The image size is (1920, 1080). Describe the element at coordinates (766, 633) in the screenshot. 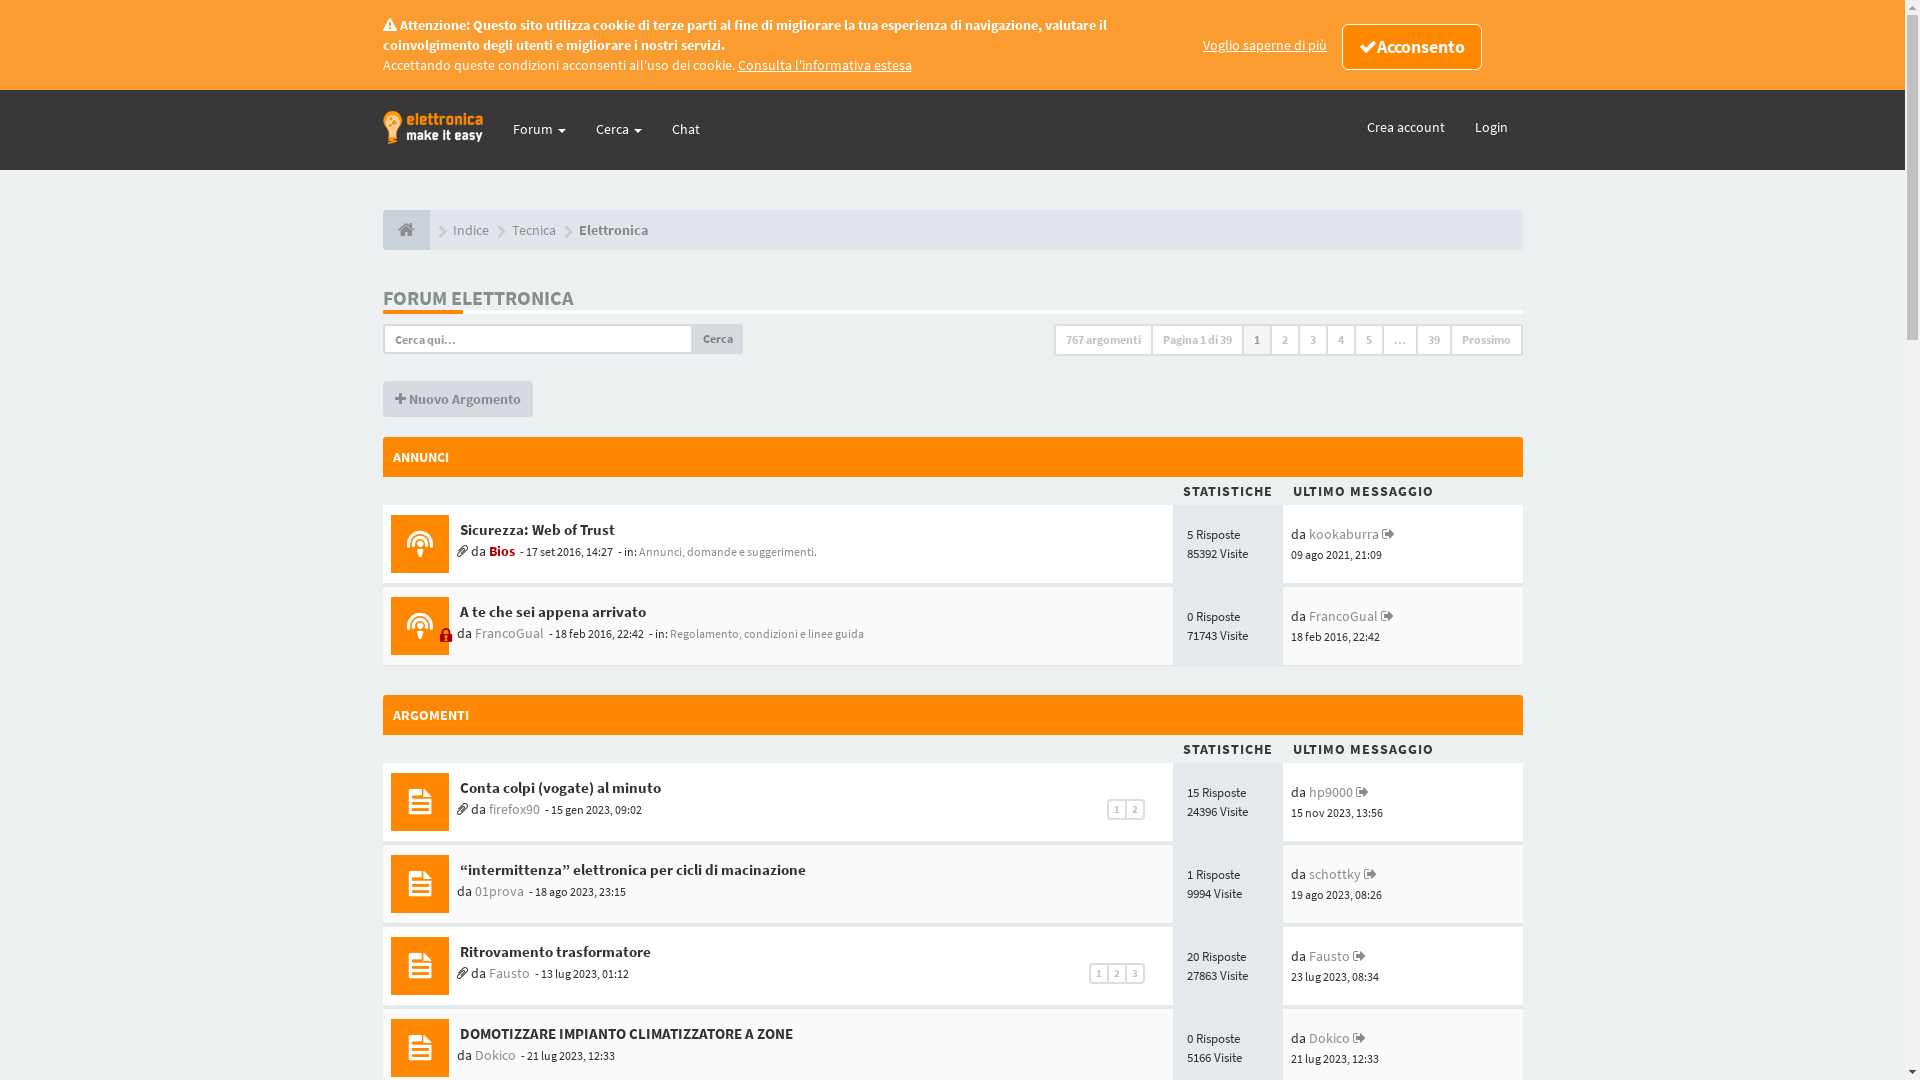

I see `'Regolamento, condizioni e linee guida'` at that location.